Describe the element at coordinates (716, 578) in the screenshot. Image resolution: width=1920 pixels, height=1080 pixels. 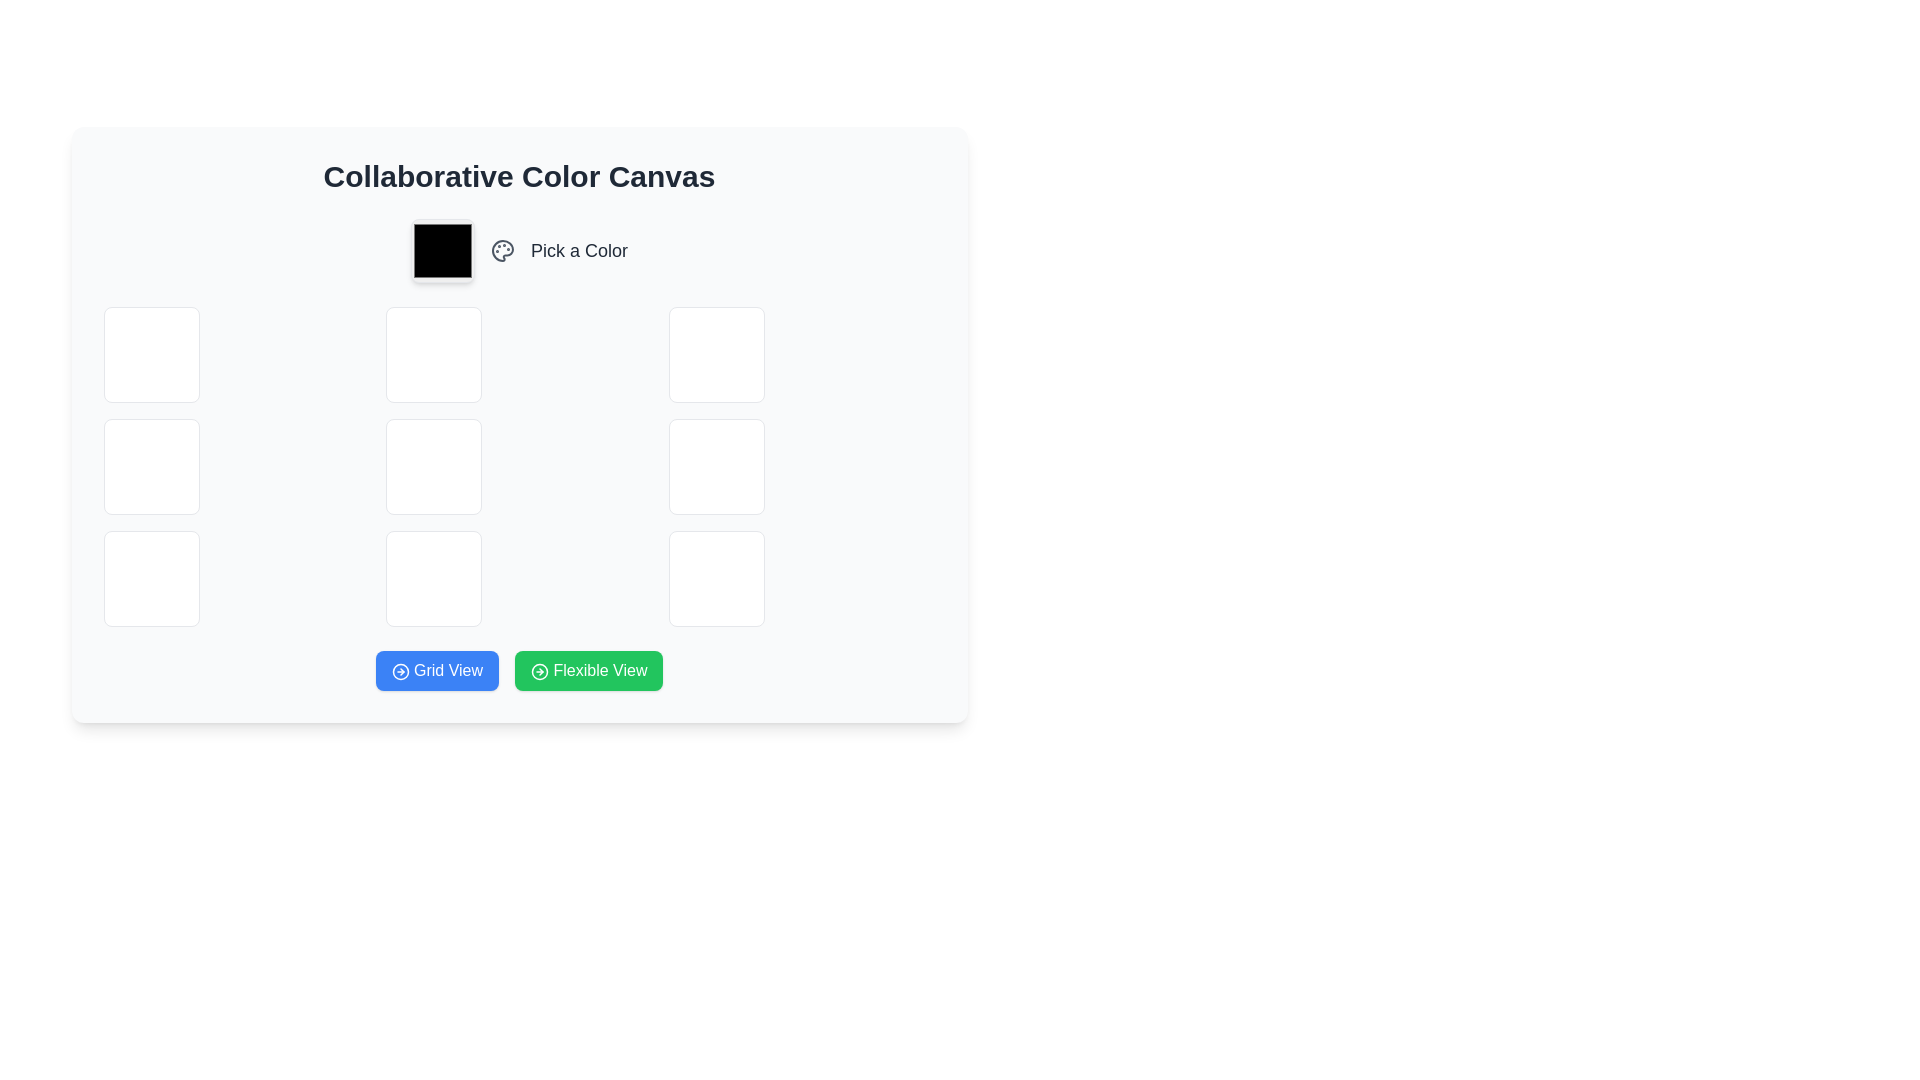
I see `the square-shaped grid cell component located` at that location.